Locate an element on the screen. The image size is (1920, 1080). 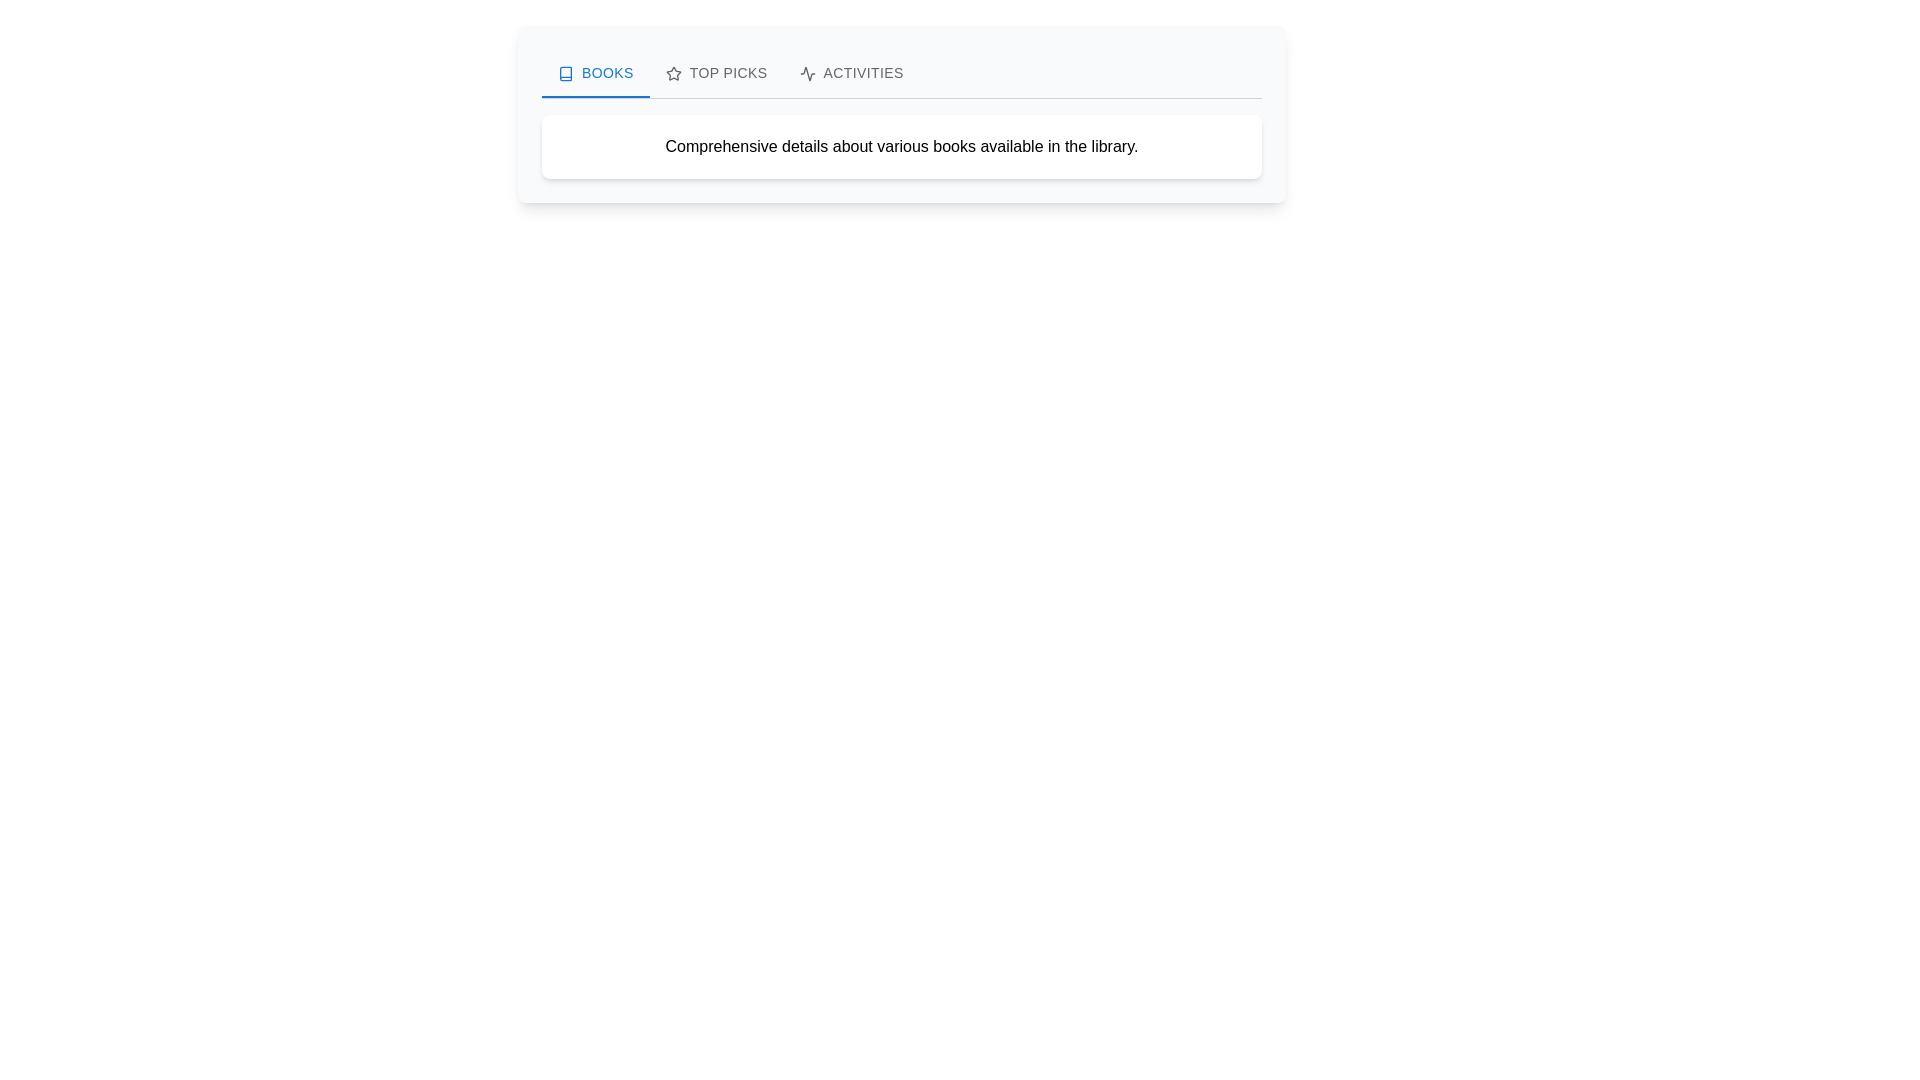
the icon that represents the 'Top Picks' section, located in the navigation bar to the immediate left of the text 'Top Picks' is located at coordinates (673, 72).